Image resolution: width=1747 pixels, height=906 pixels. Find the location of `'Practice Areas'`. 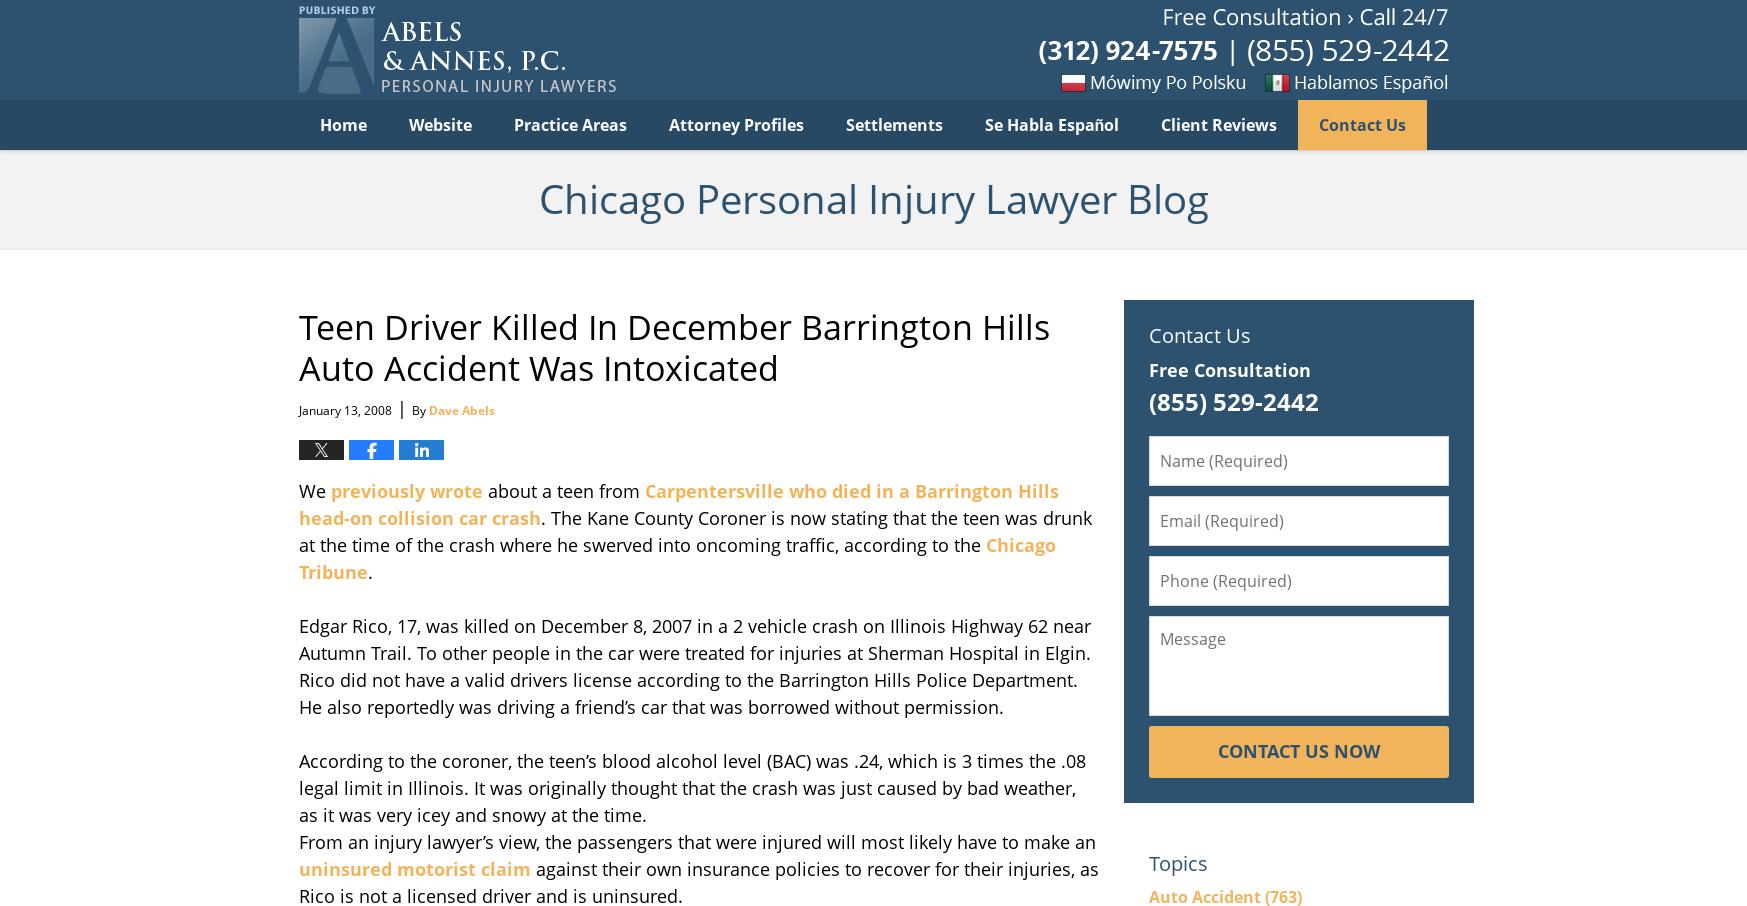

'Practice Areas' is located at coordinates (569, 124).